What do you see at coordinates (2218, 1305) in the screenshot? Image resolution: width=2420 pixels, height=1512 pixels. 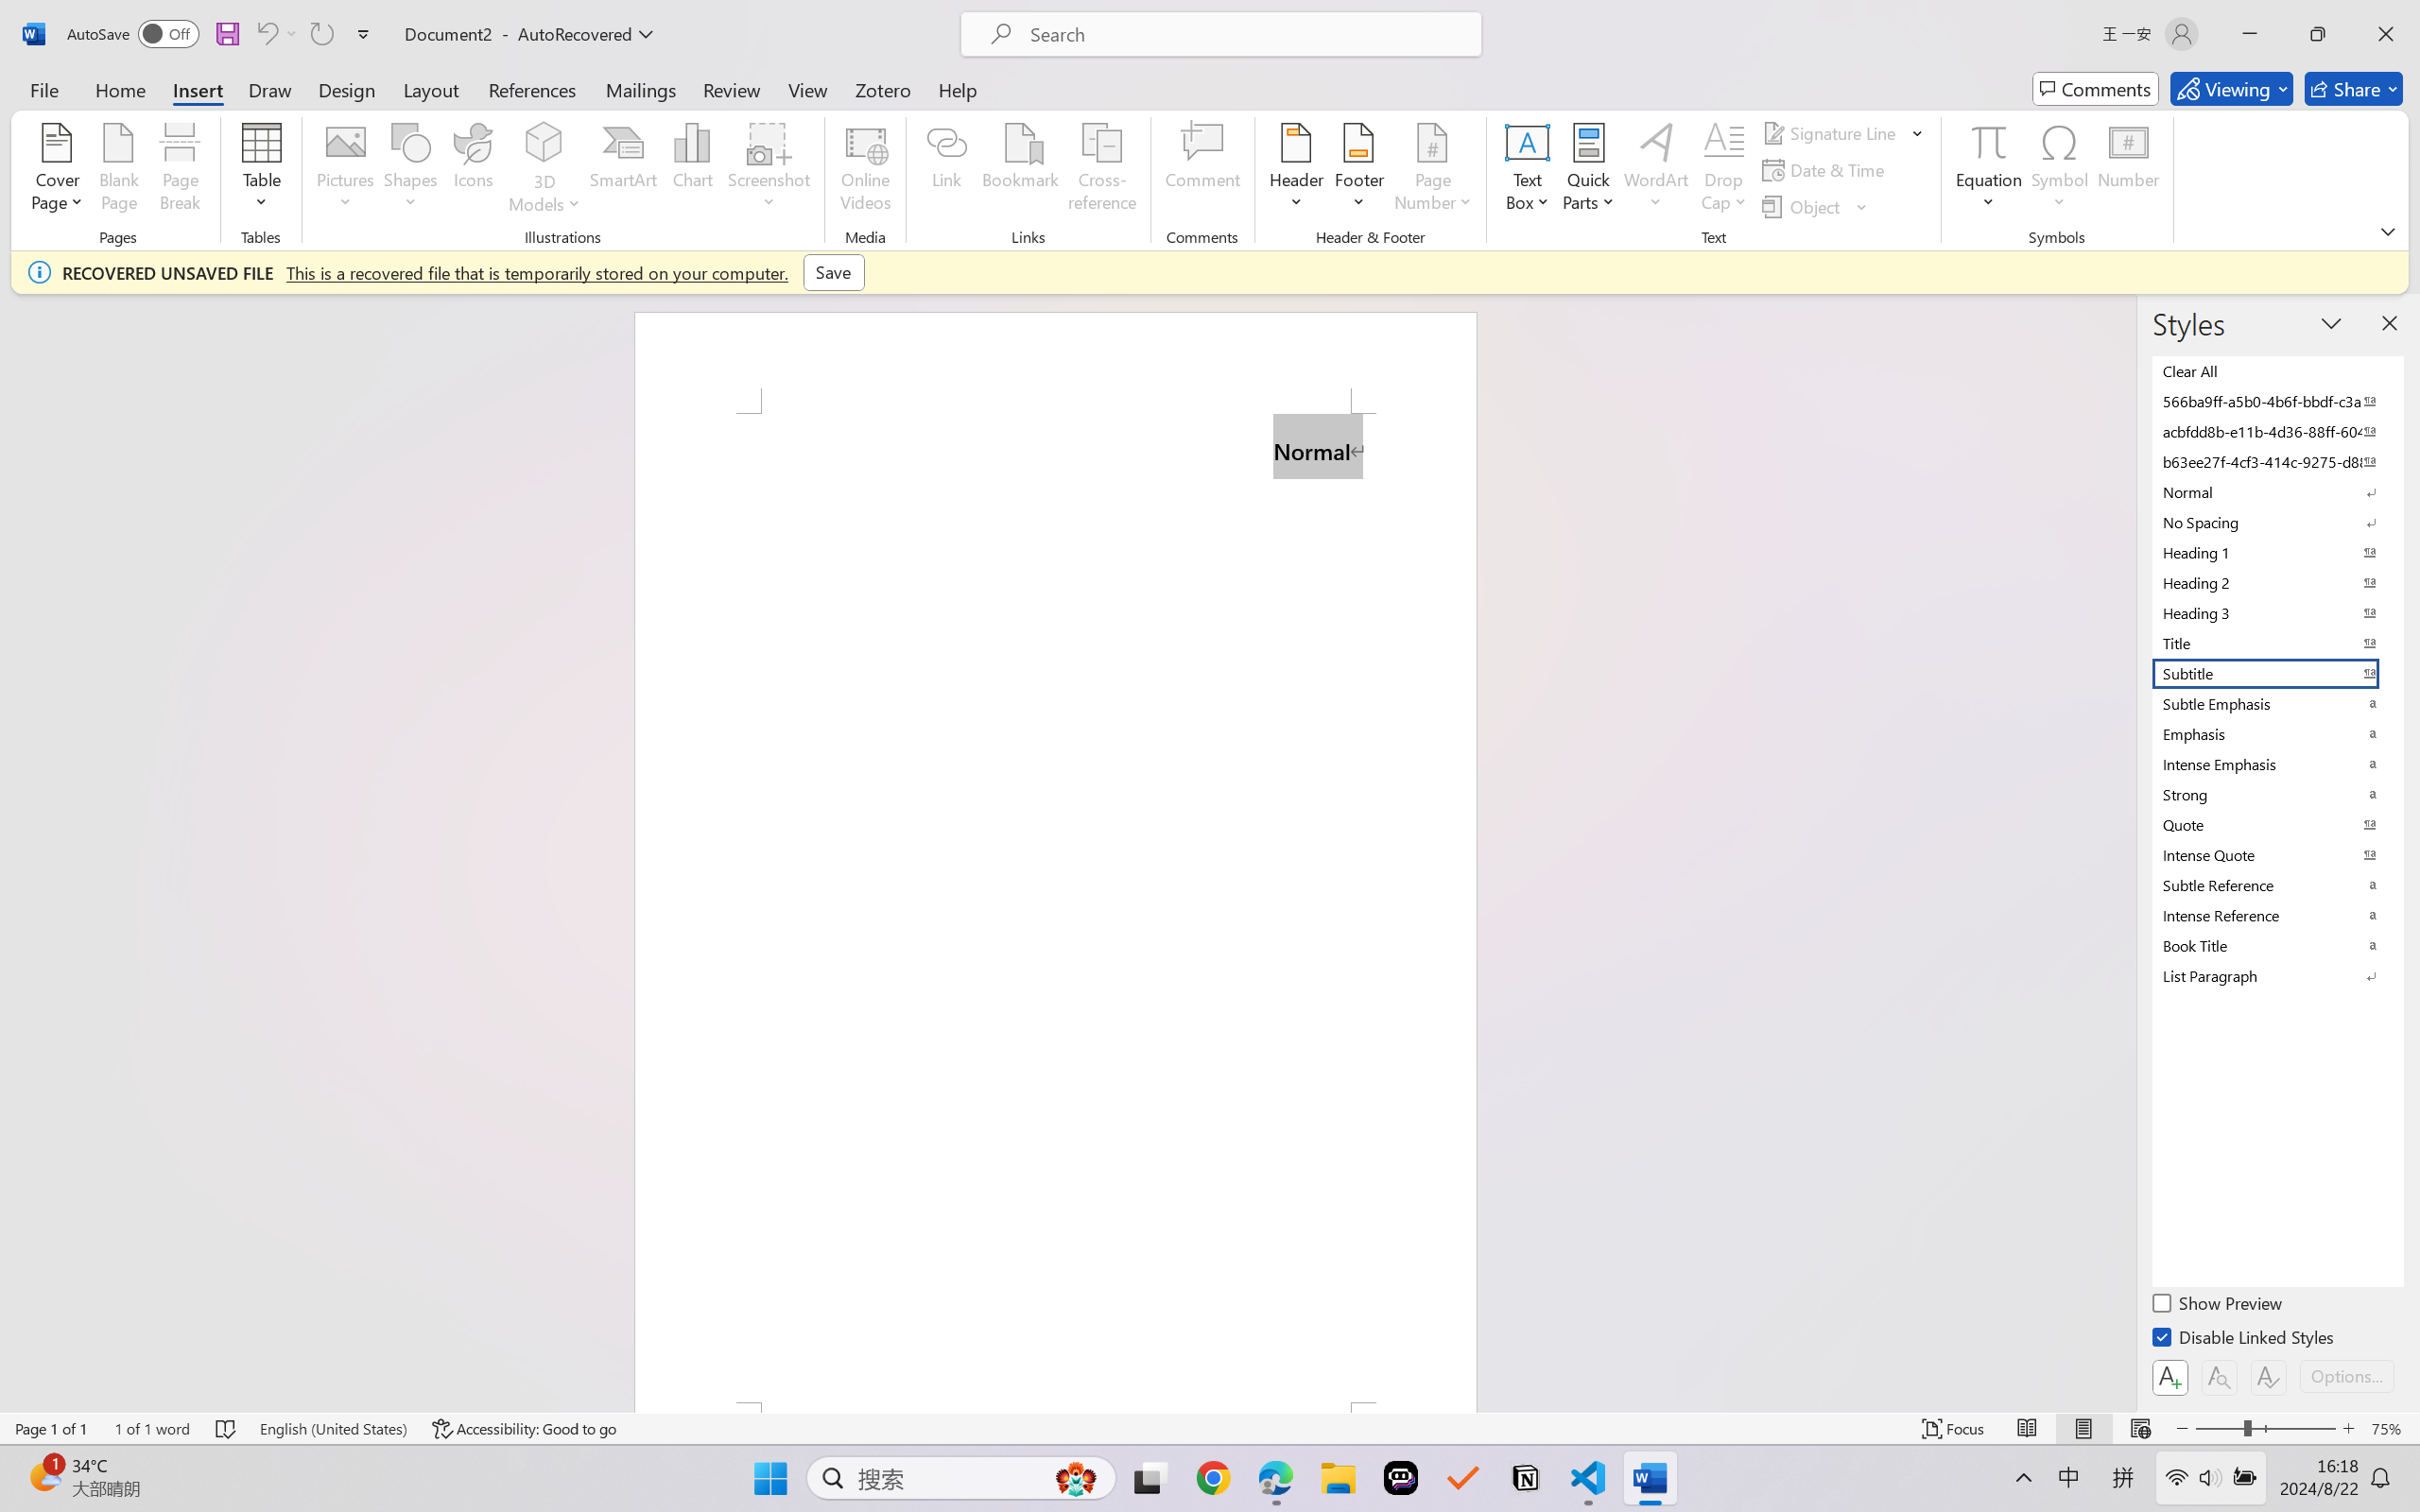 I see `'Show Preview'` at bounding box center [2218, 1305].